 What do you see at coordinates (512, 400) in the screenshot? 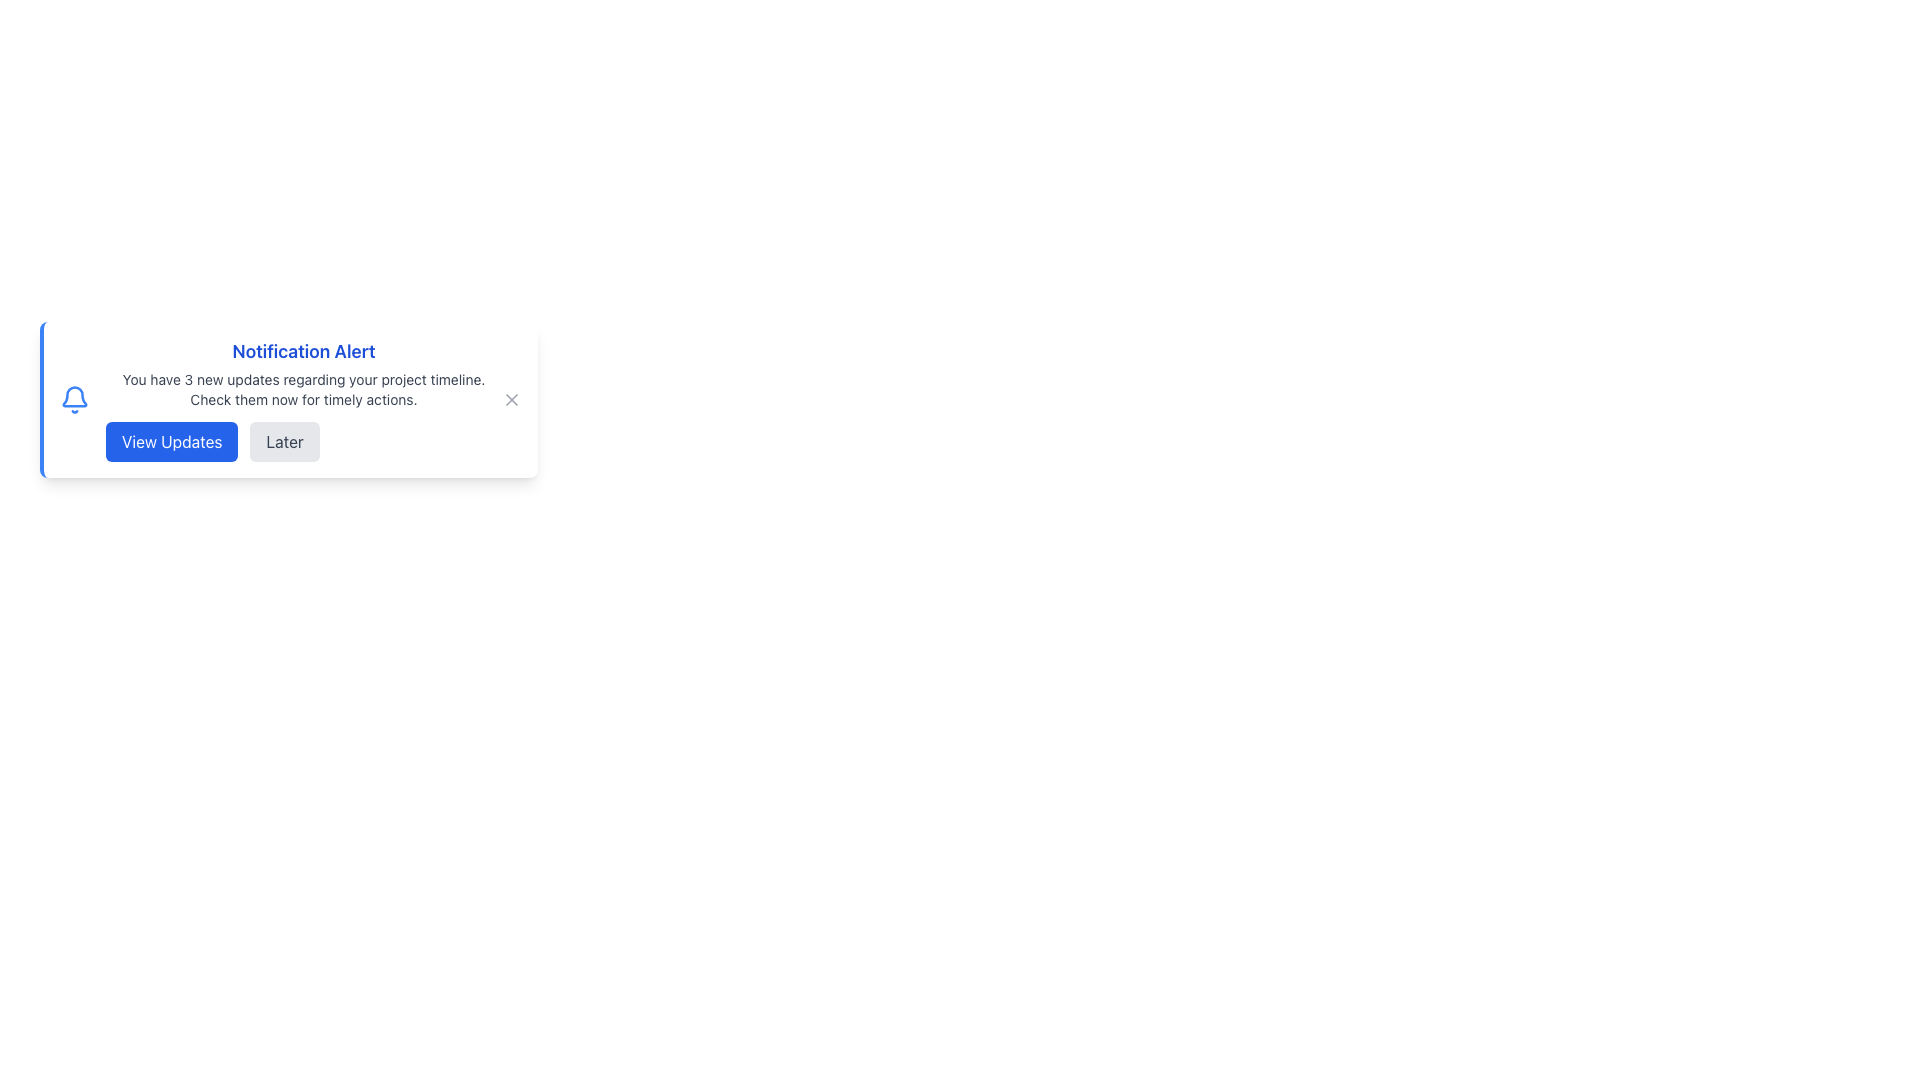
I see `the graphical close icon in the top-right corner of the notification dialog` at bounding box center [512, 400].